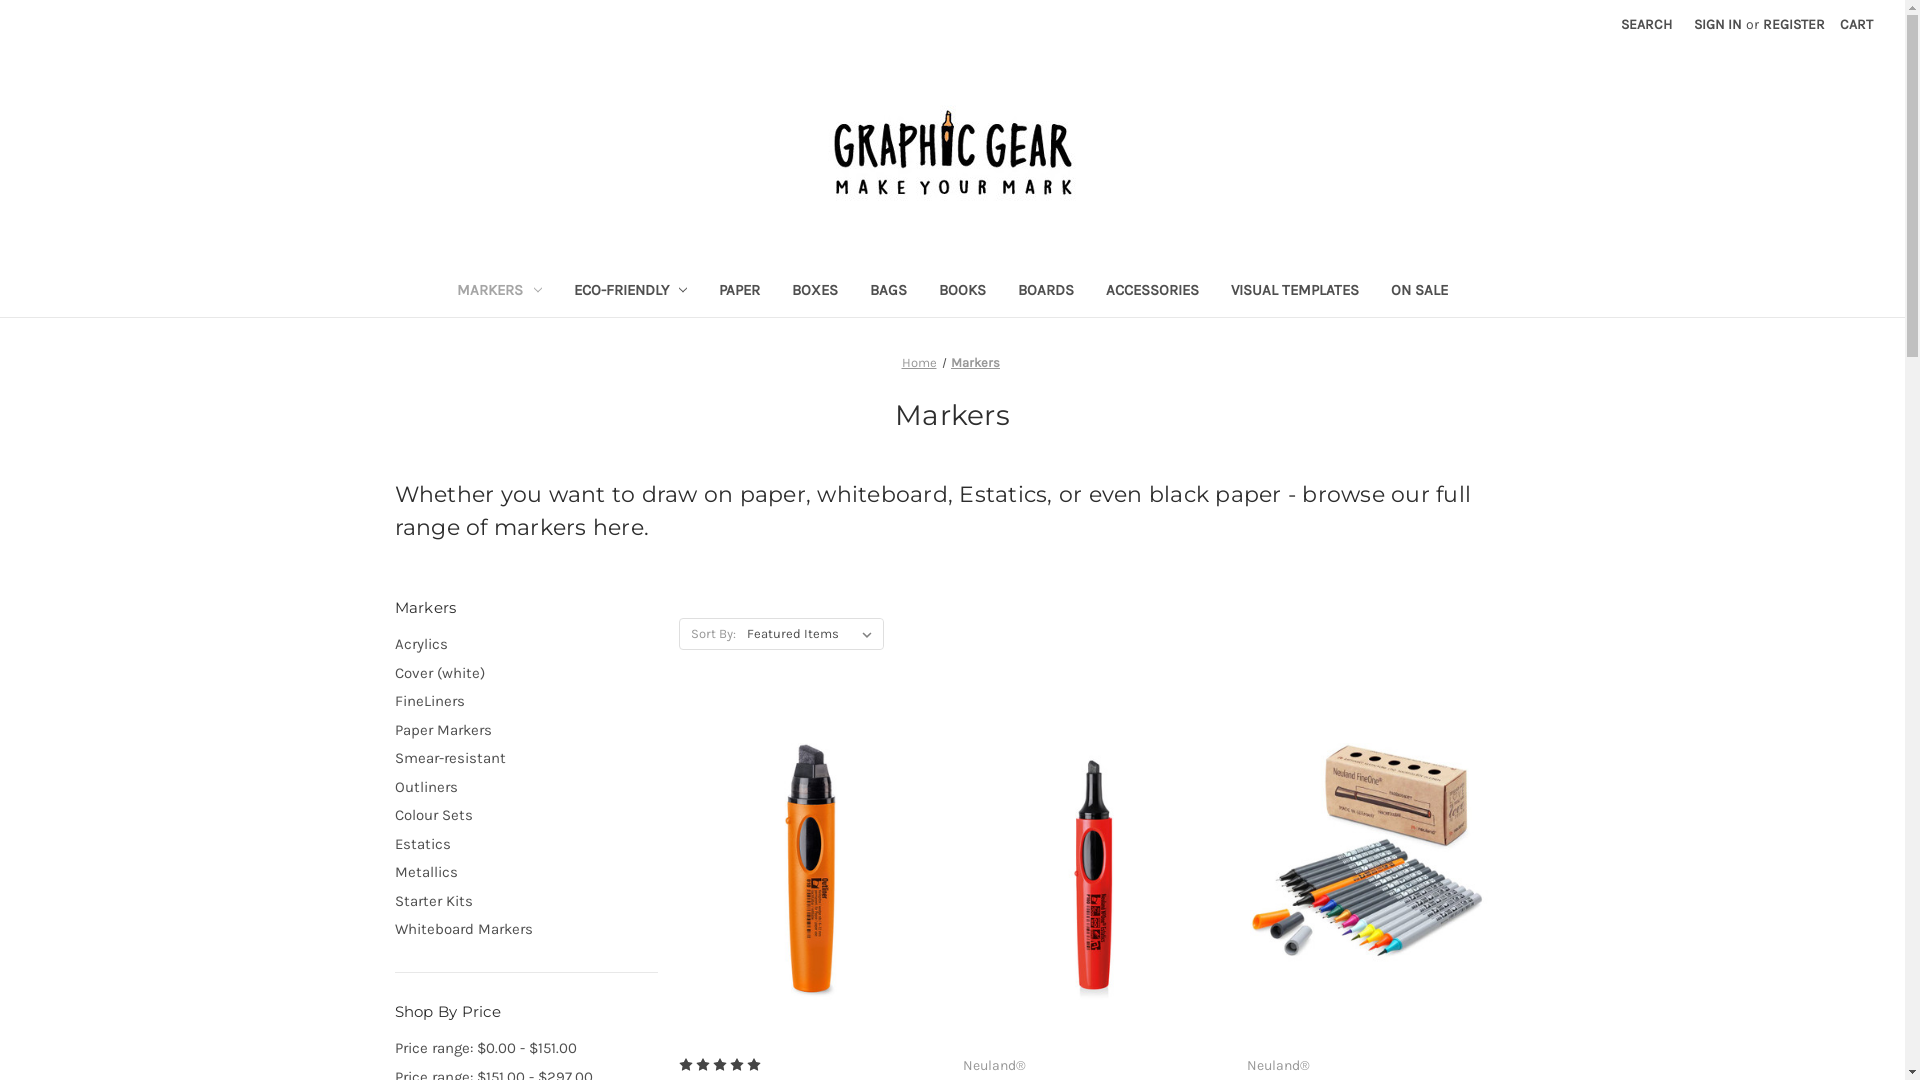 The height and width of the screenshot is (1080, 1920). What do you see at coordinates (525, 929) in the screenshot?
I see `'Whiteboard Markers'` at bounding box center [525, 929].